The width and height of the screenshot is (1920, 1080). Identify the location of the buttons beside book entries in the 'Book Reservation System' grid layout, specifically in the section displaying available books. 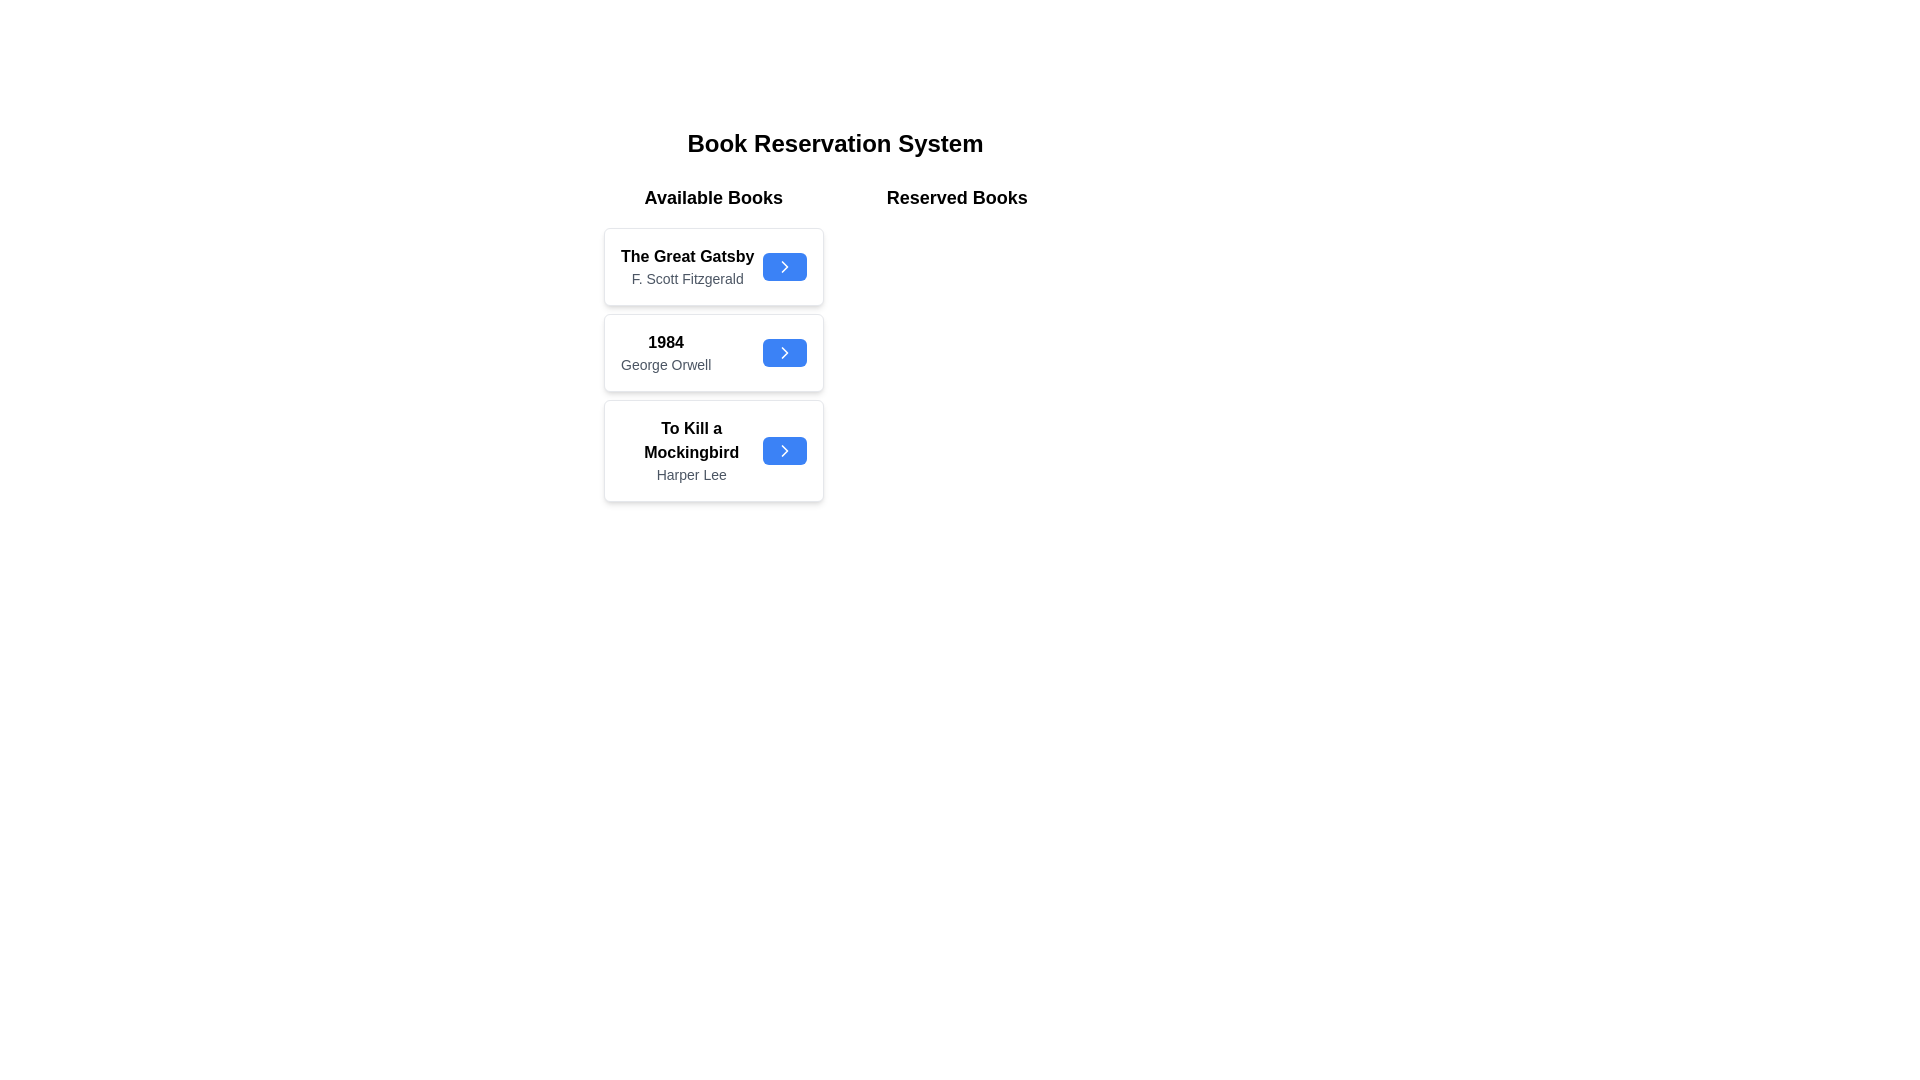
(835, 346).